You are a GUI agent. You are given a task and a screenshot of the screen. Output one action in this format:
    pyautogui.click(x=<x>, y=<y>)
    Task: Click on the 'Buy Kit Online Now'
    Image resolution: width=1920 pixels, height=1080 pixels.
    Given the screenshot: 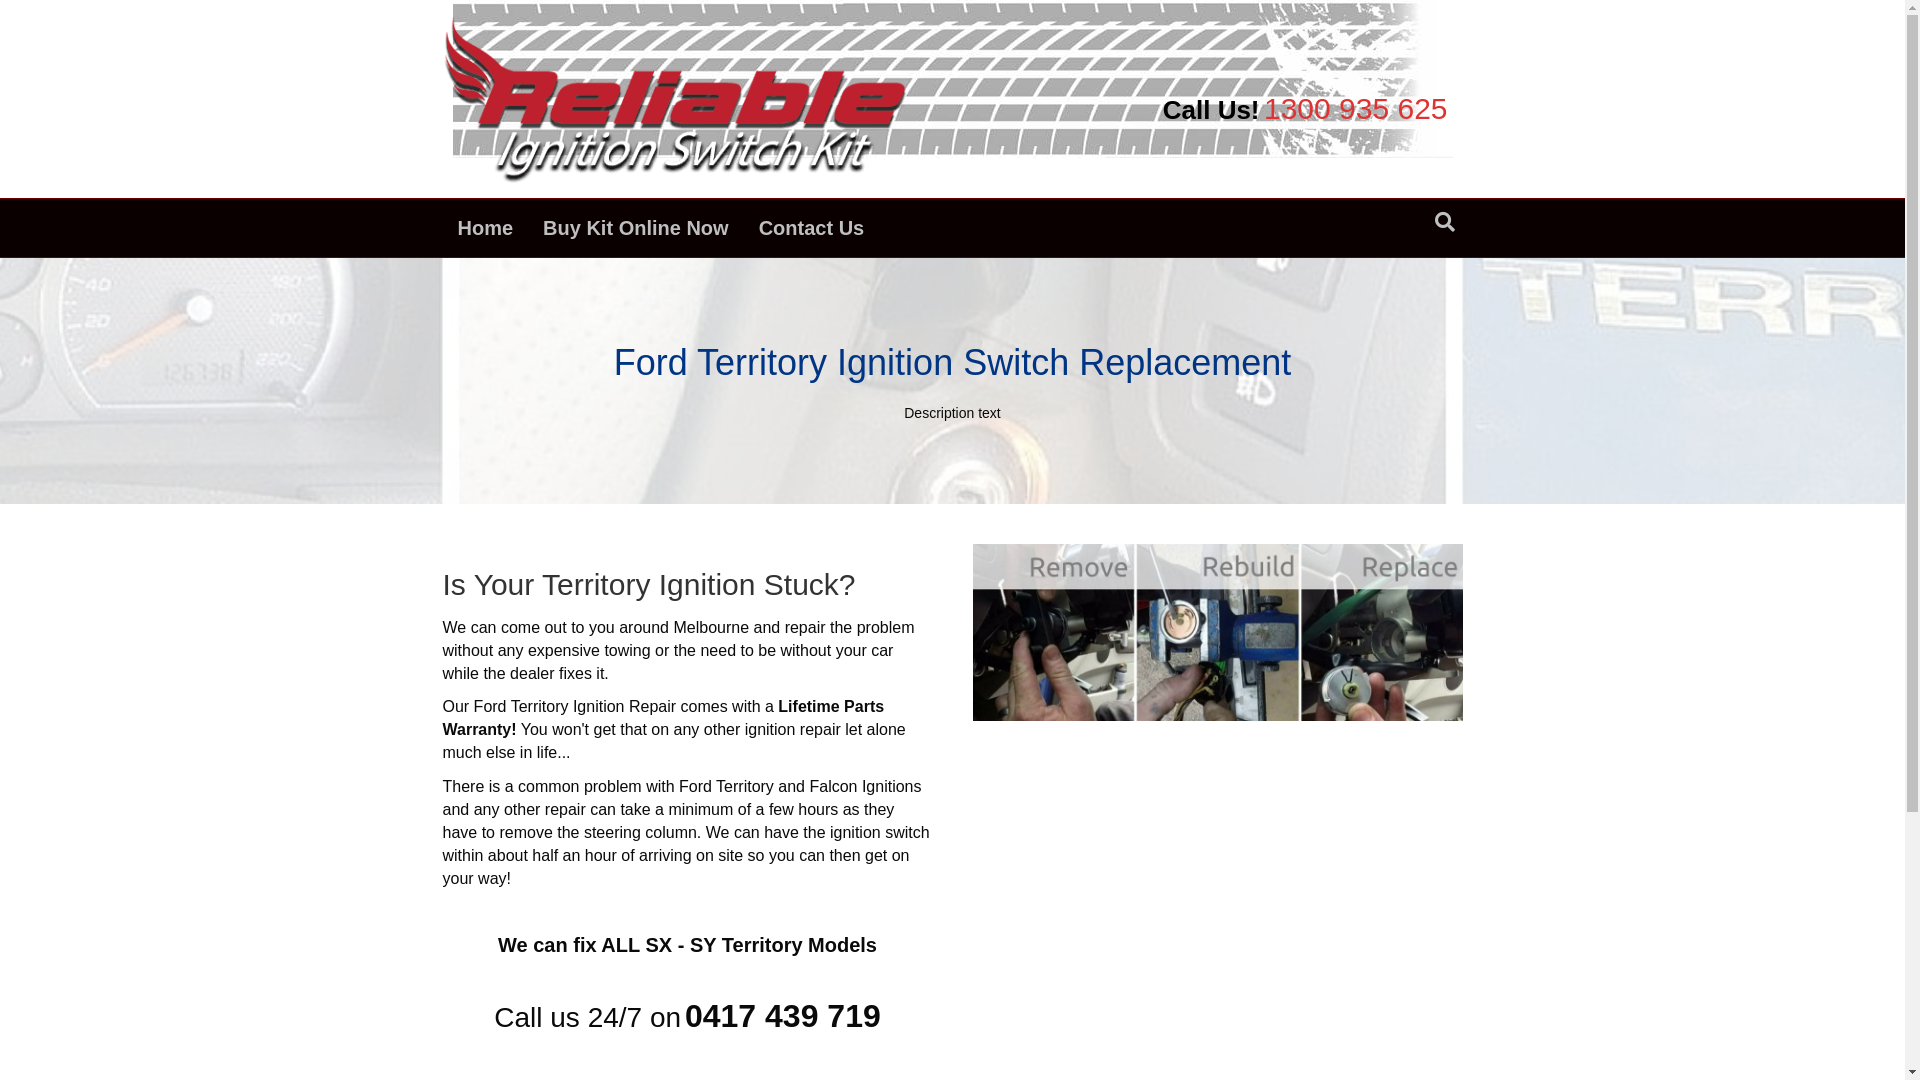 What is the action you would take?
    pyautogui.click(x=528, y=226)
    